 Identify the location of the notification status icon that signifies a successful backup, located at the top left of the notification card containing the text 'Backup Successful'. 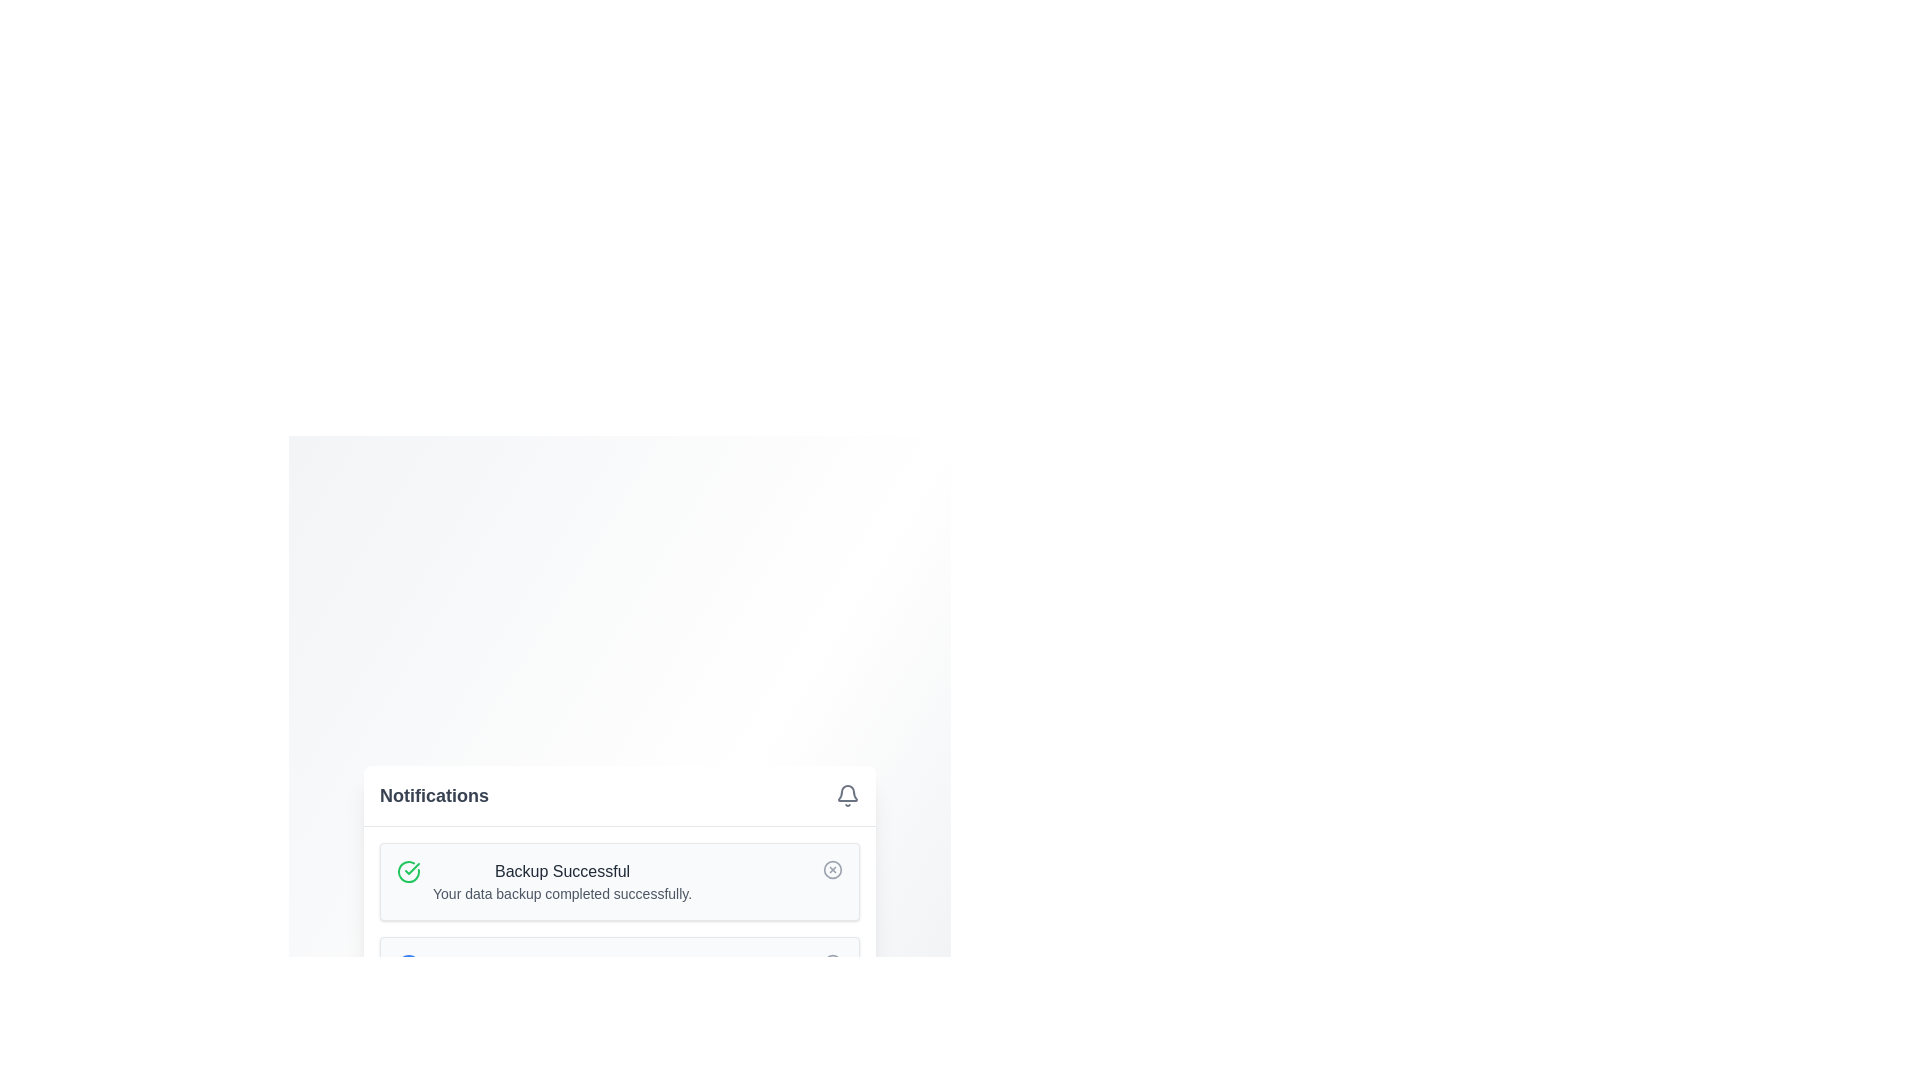
(407, 870).